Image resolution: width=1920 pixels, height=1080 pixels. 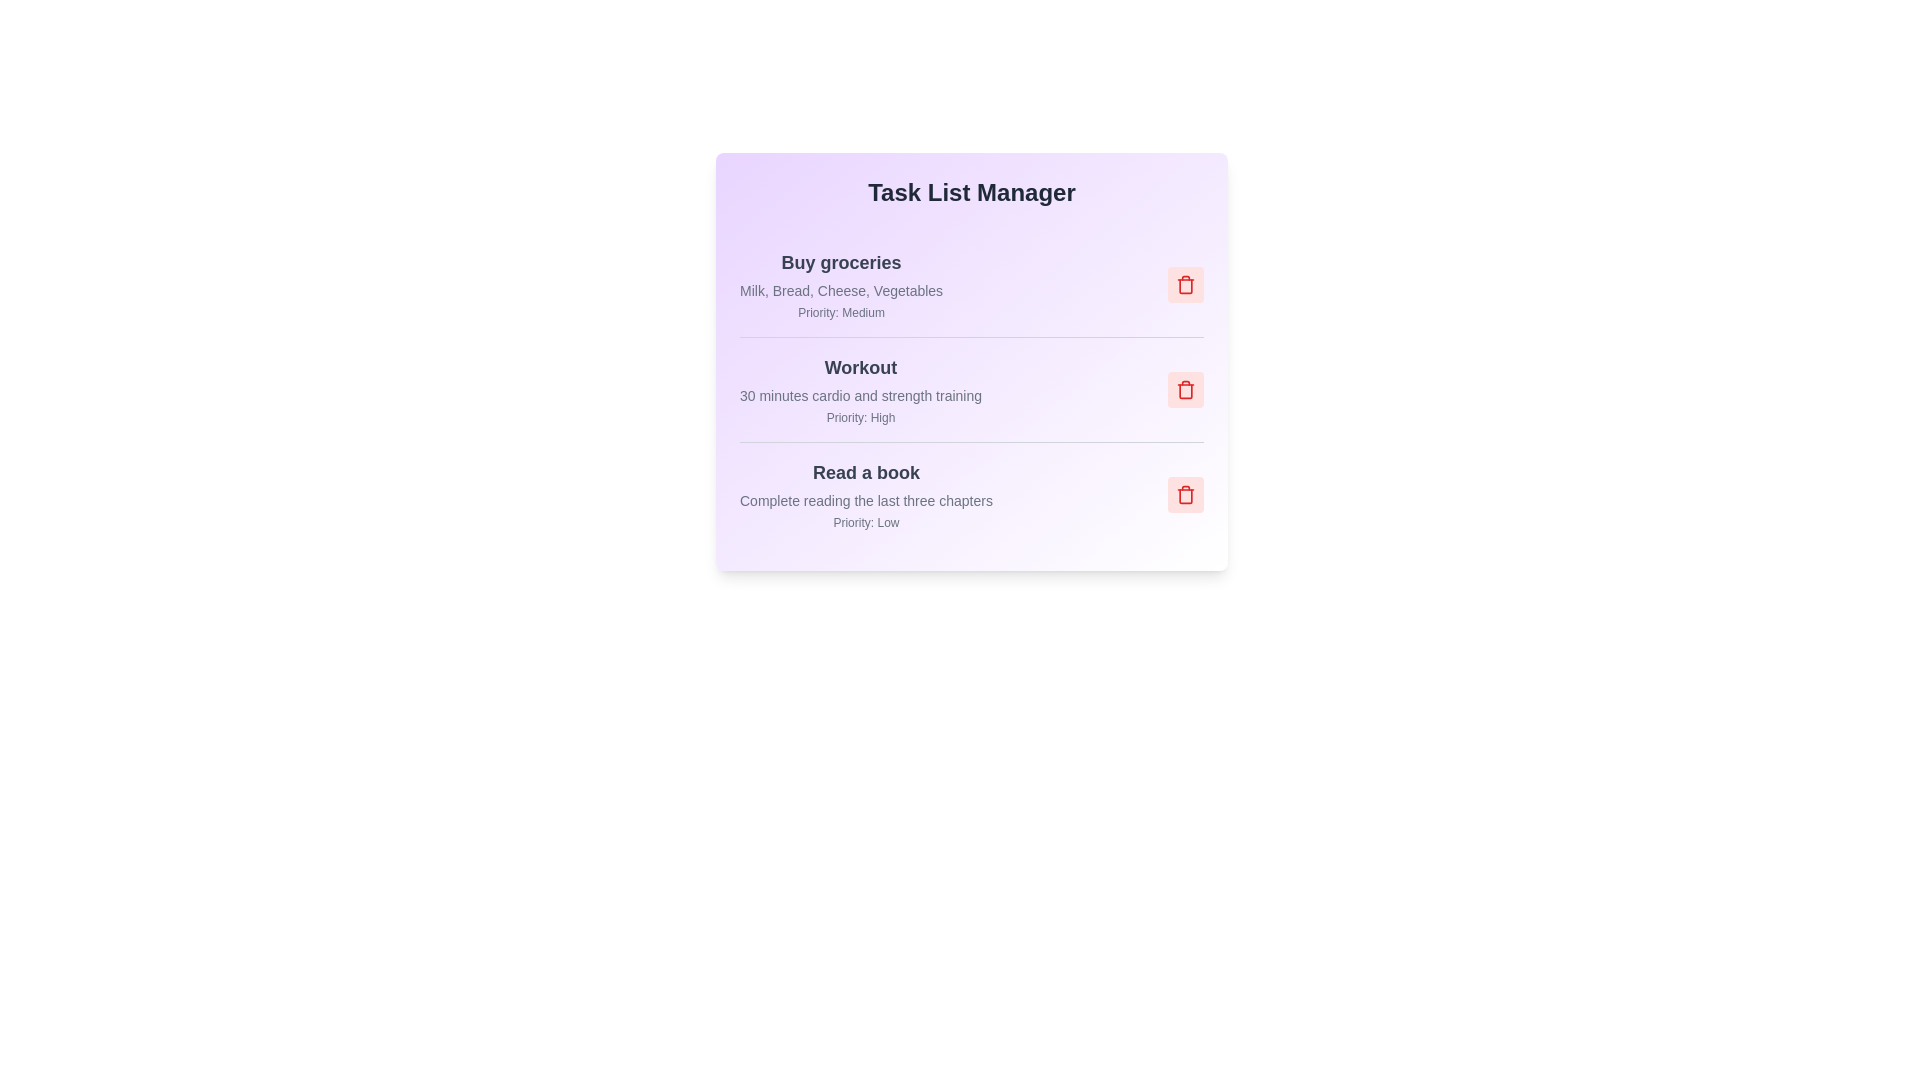 What do you see at coordinates (866, 473) in the screenshot?
I see `the task item with title Read a book` at bounding box center [866, 473].